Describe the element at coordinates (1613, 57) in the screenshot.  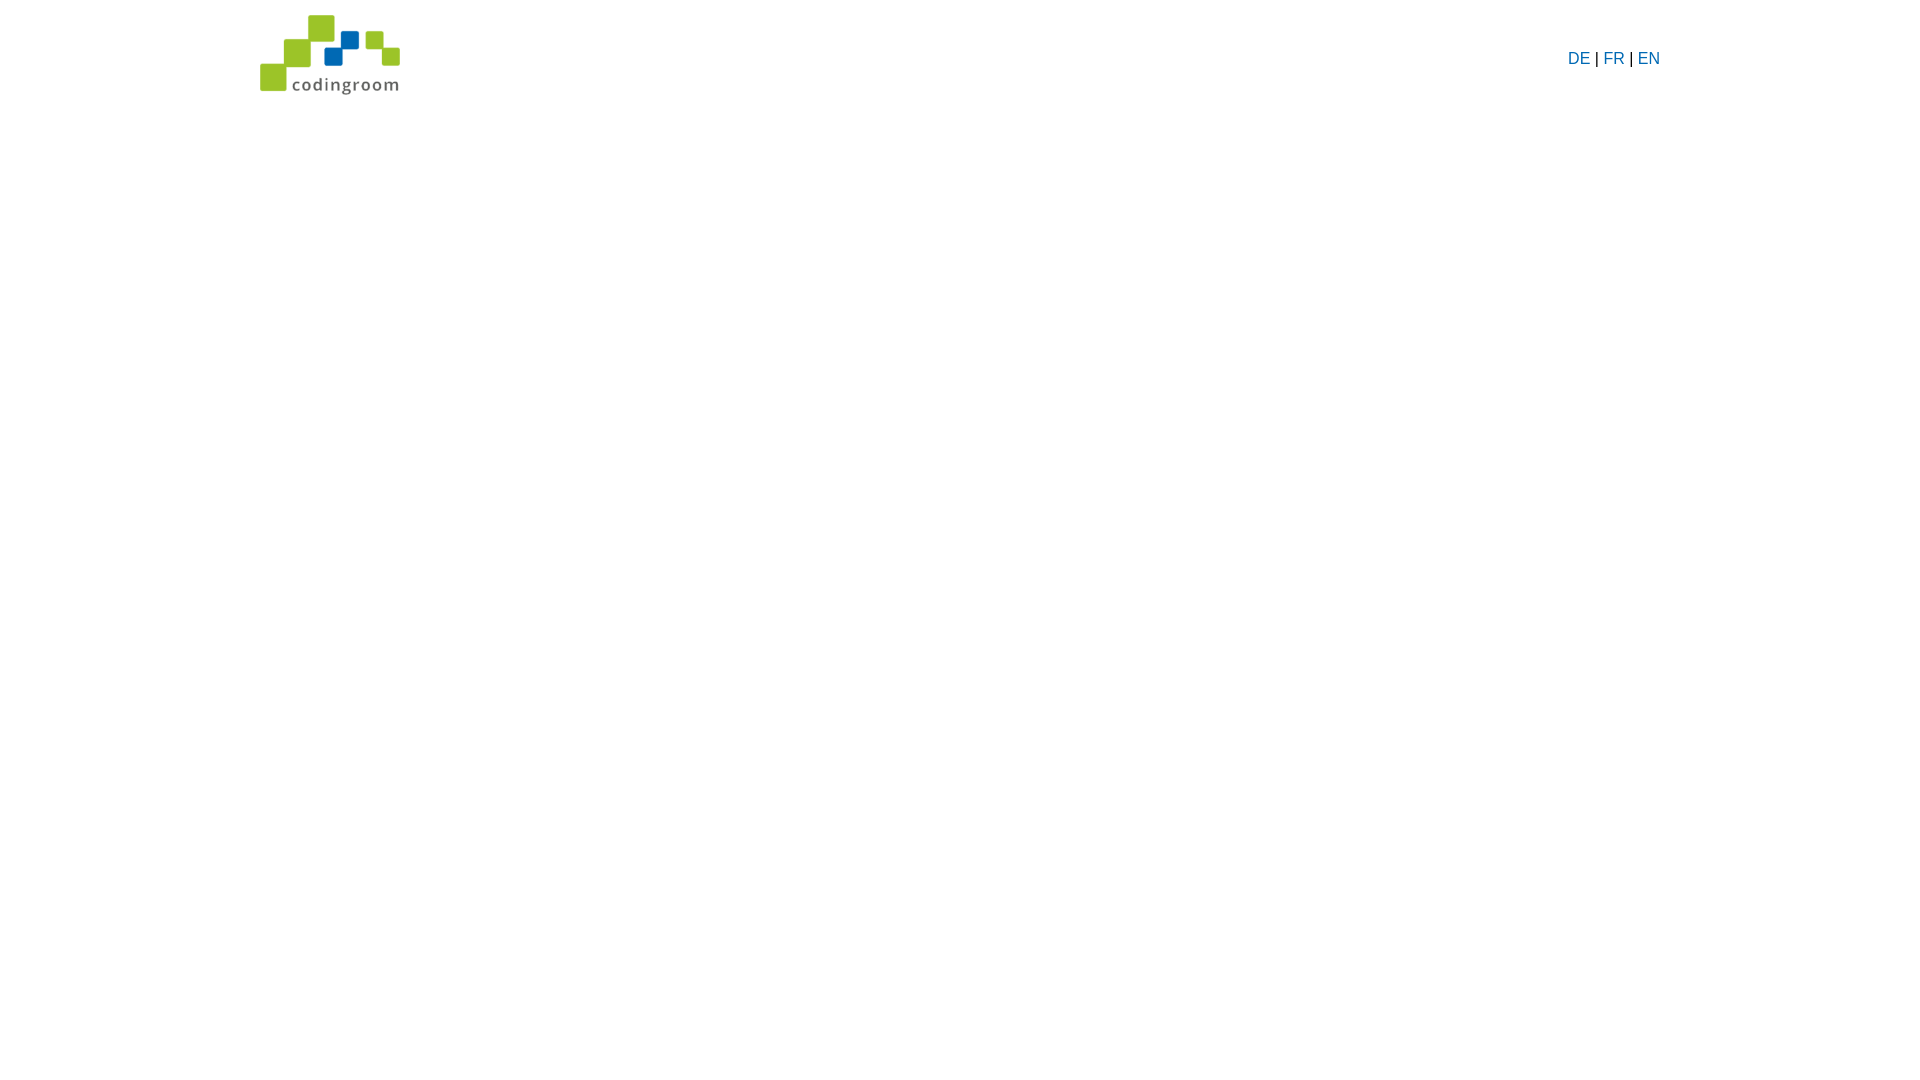
I see `'FR'` at that location.